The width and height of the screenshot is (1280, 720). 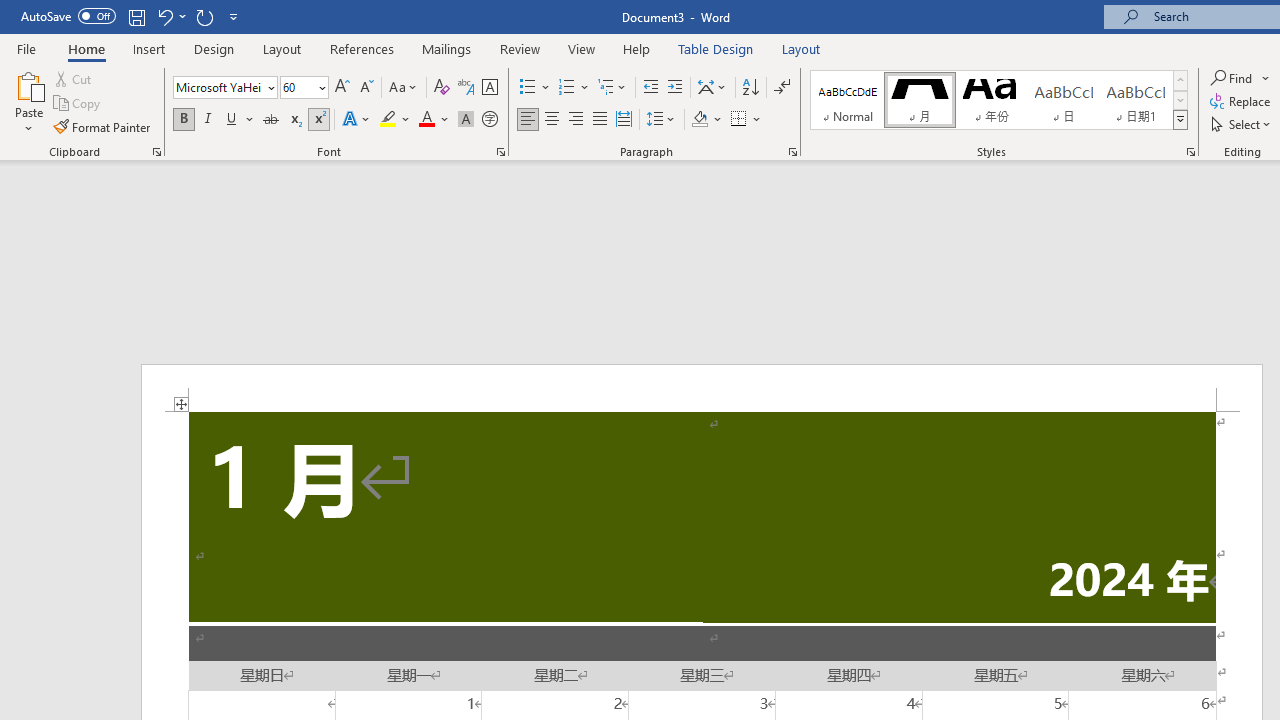 What do you see at coordinates (441, 86) in the screenshot?
I see `'Clear Formatting'` at bounding box center [441, 86].